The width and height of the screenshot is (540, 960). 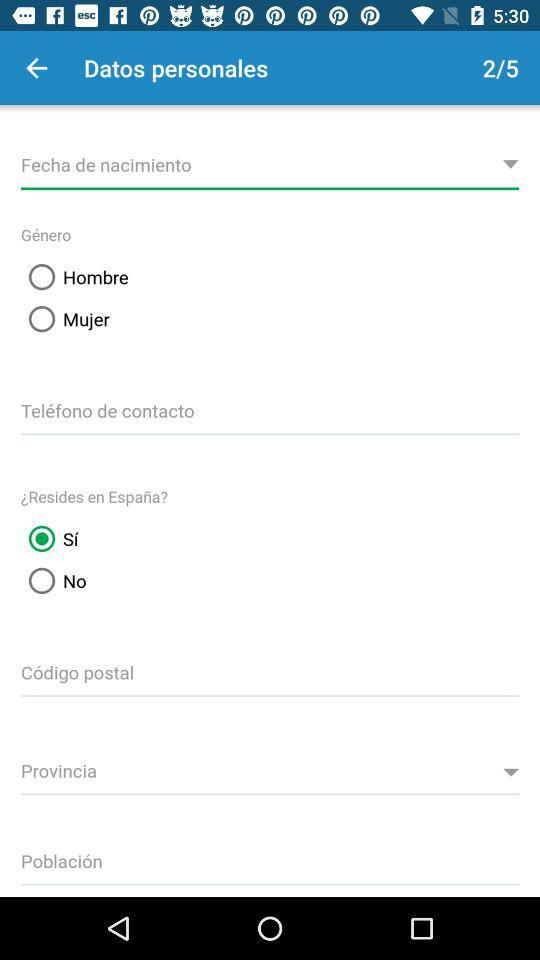 What do you see at coordinates (270, 161) in the screenshot?
I see `click more details` at bounding box center [270, 161].